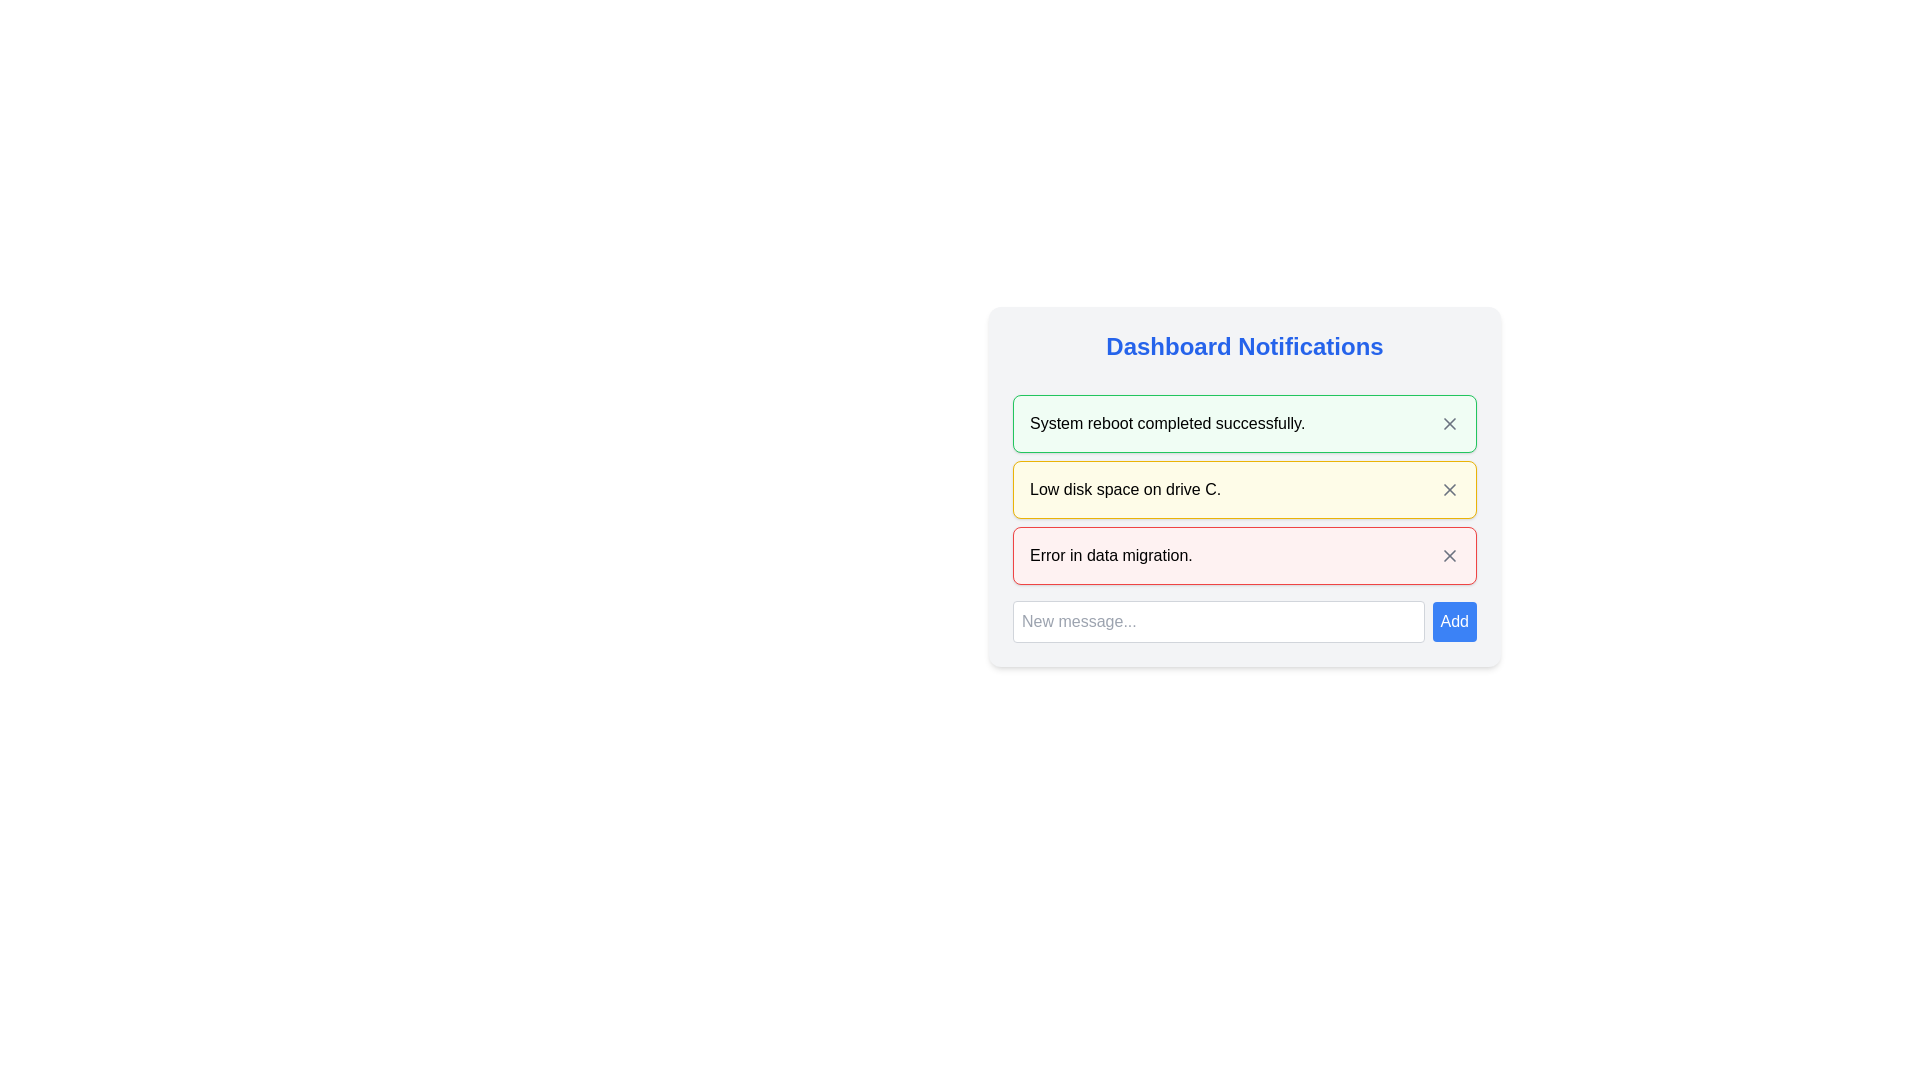 This screenshot has height=1080, width=1920. What do you see at coordinates (1167, 423) in the screenshot?
I see `the status message text label indicating successful system reboot within the green bordered notification box at the top of the 'Dashboard Notifications' interface` at bounding box center [1167, 423].